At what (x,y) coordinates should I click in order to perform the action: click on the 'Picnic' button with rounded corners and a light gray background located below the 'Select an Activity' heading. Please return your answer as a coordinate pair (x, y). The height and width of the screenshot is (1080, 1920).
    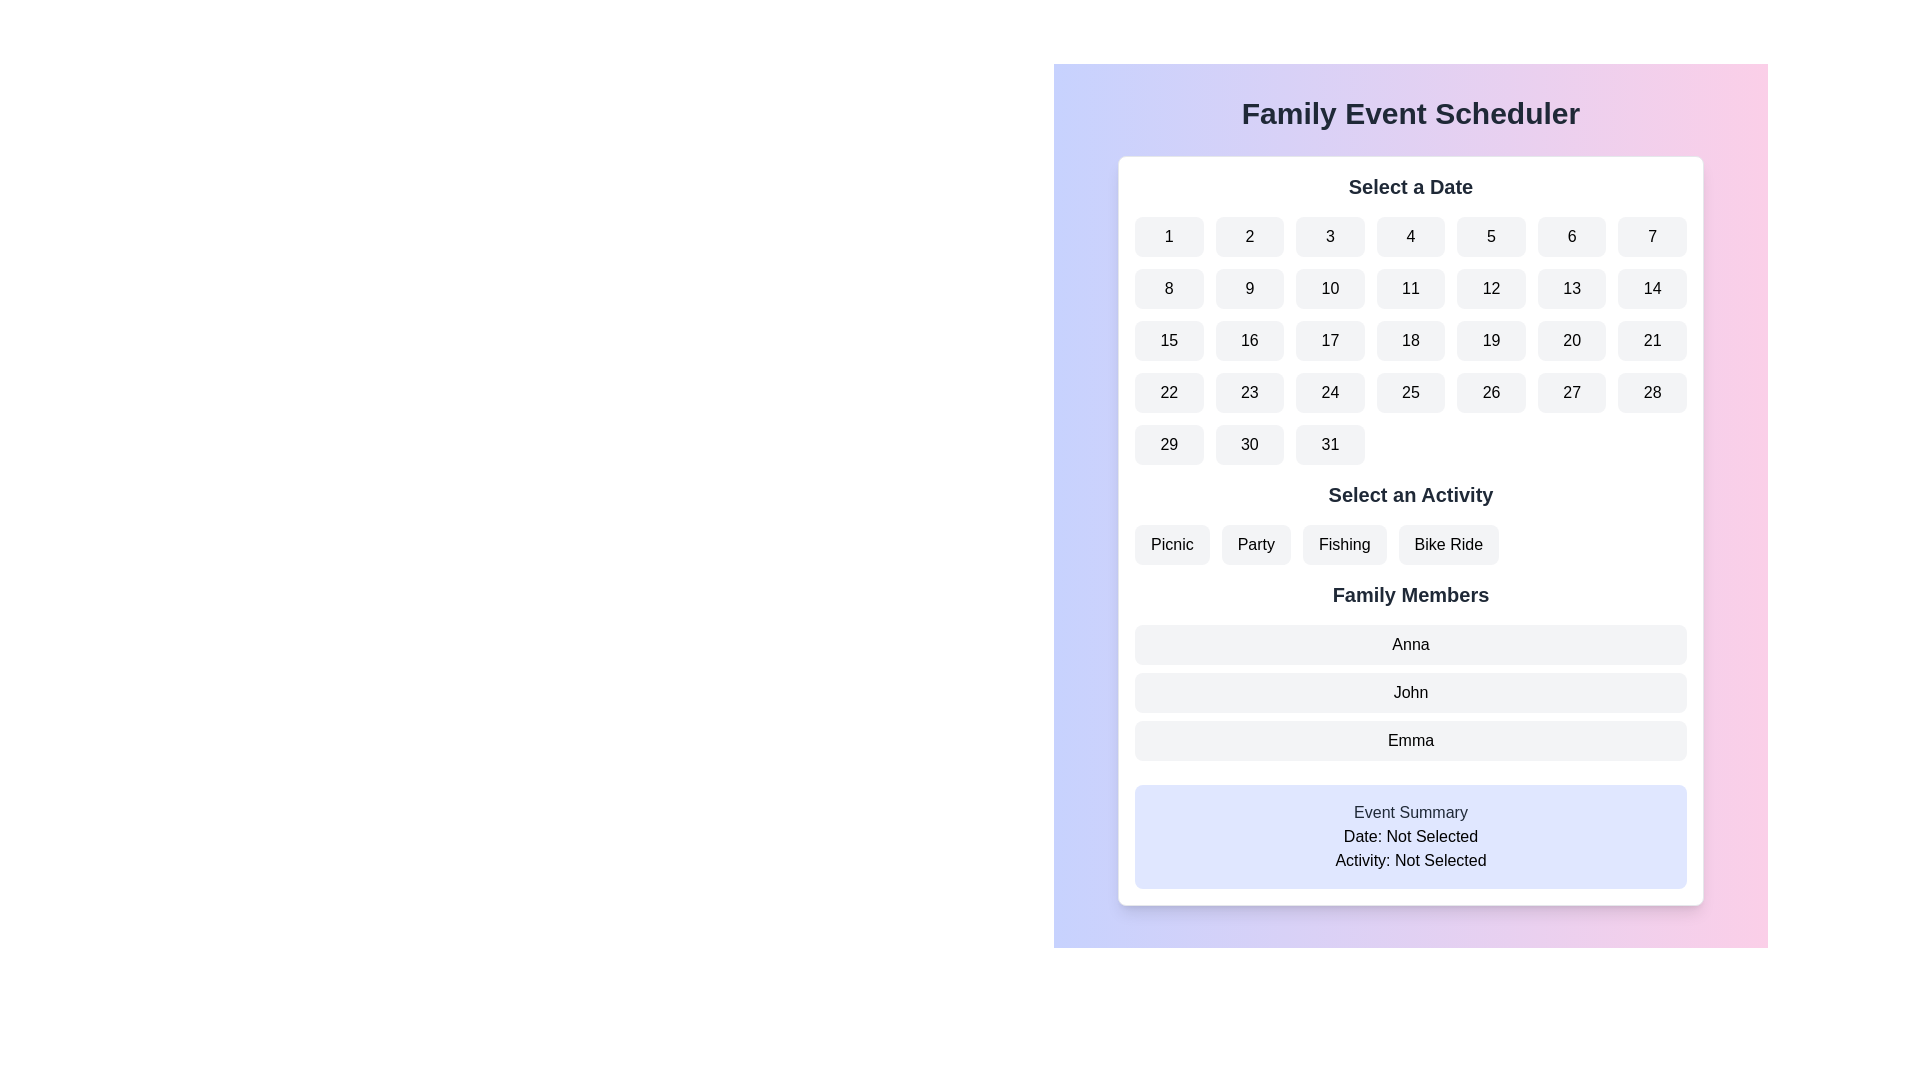
    Looking at the image, I should click on (1172, 544).